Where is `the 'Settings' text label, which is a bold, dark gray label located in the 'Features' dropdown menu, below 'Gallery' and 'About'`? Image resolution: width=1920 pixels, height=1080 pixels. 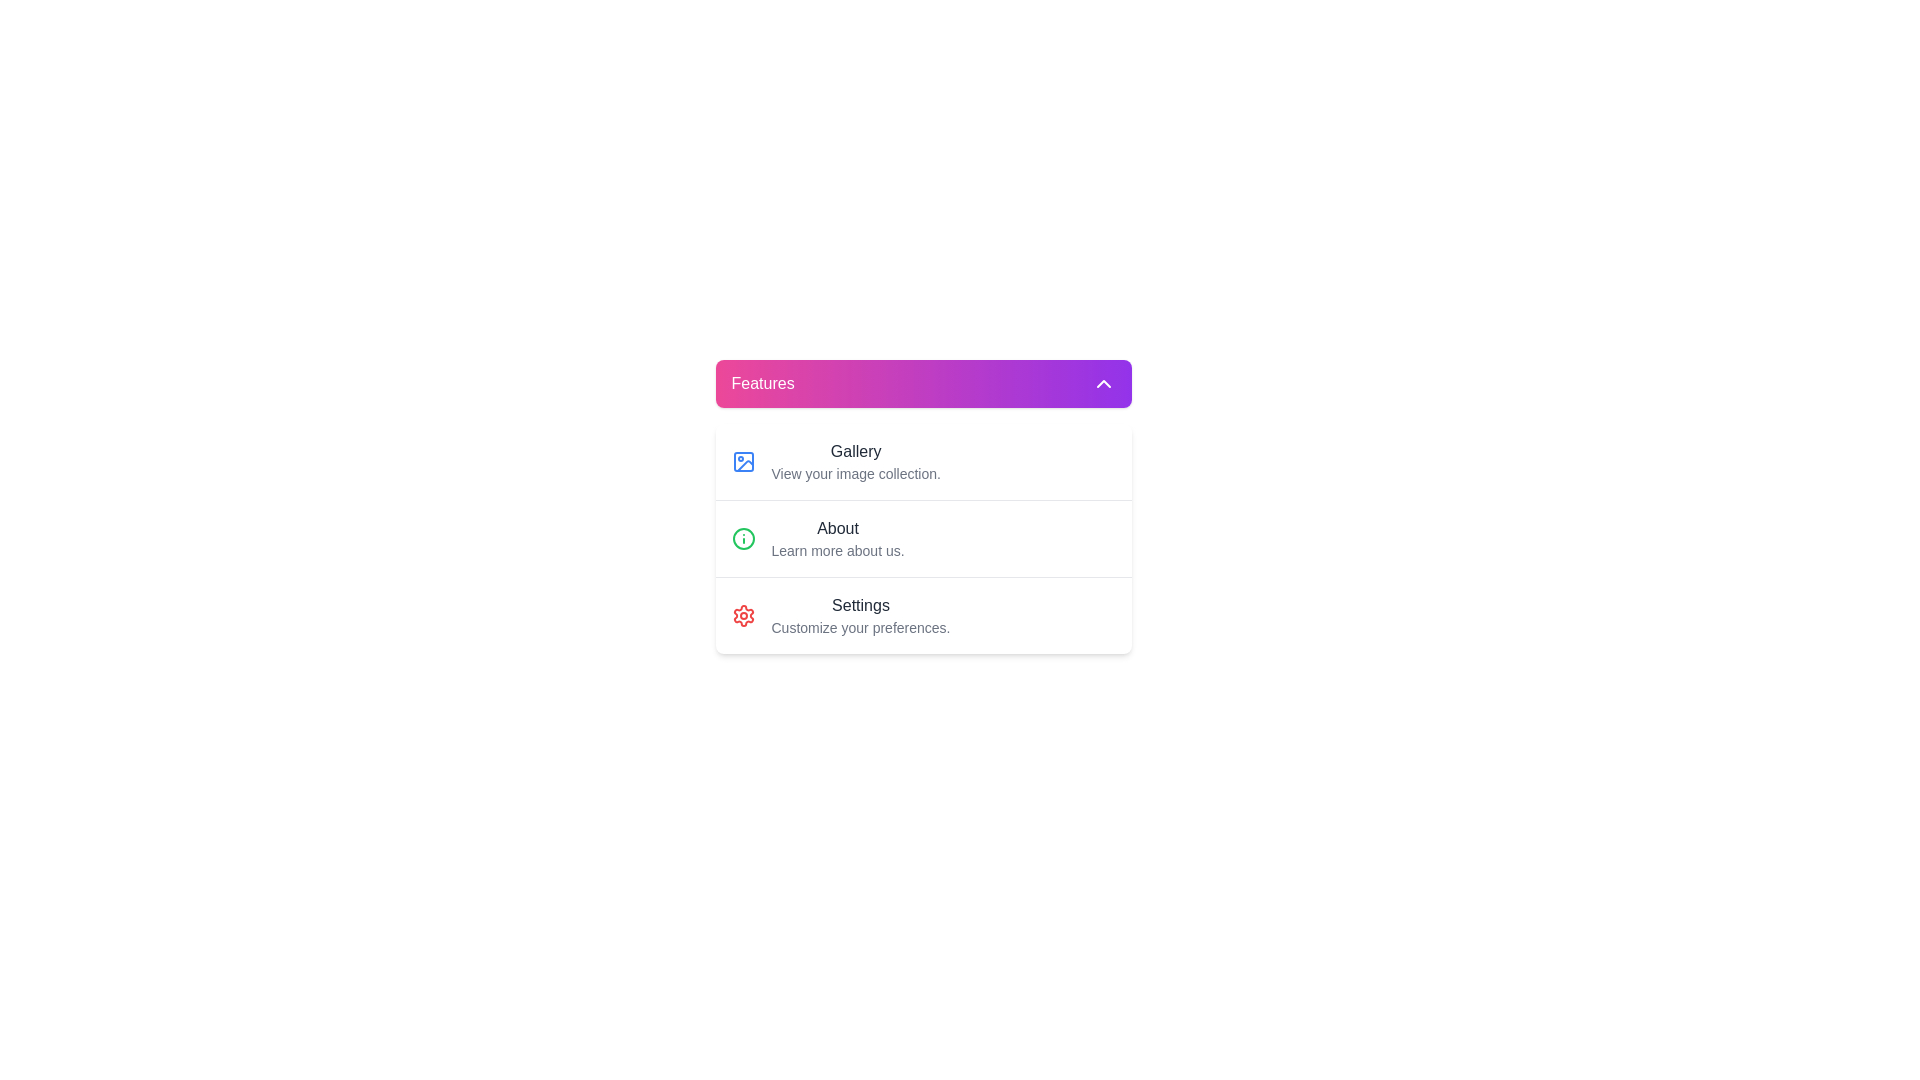 the 'Settings' text label, which is a bold, dark gray label located in the 'Features' dropdown menu, below 'Gallery' and 'About' is located at coordinates (860, 604).